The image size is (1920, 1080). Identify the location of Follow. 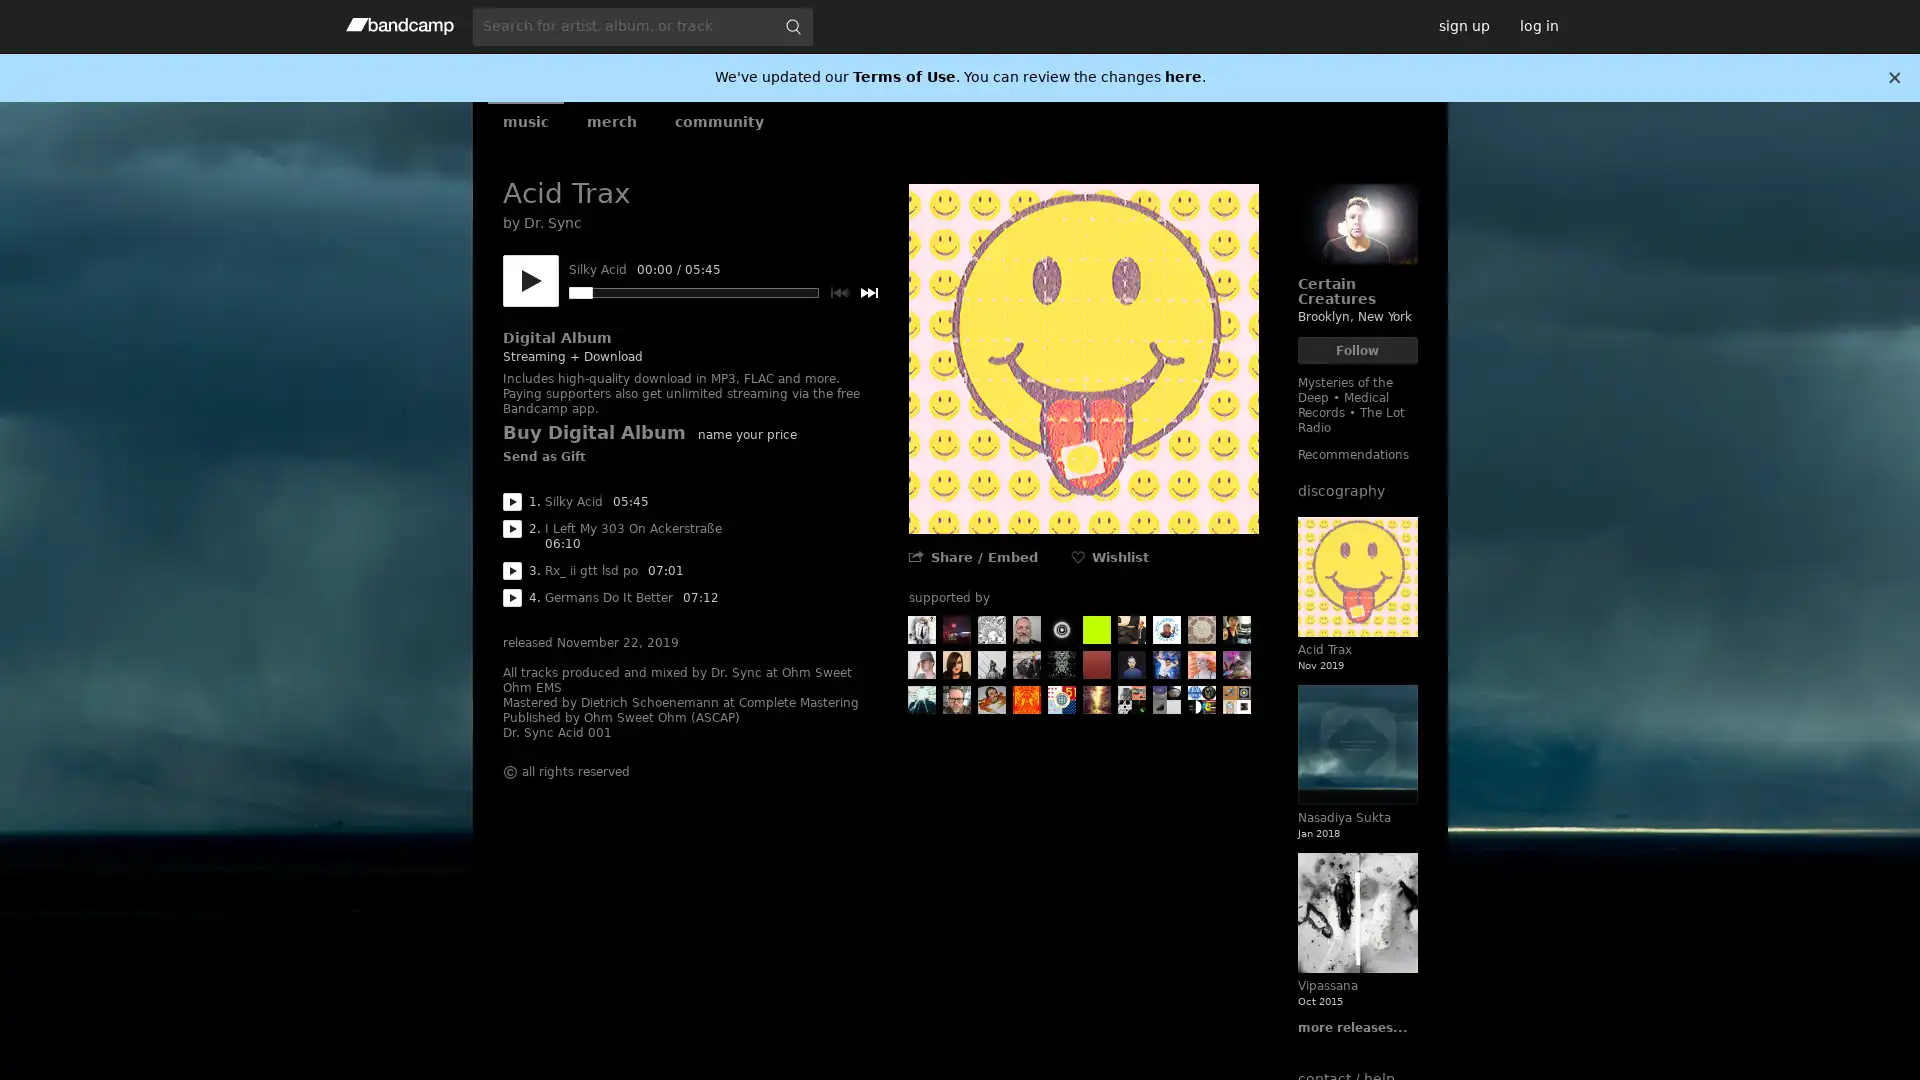
(1357, 349).